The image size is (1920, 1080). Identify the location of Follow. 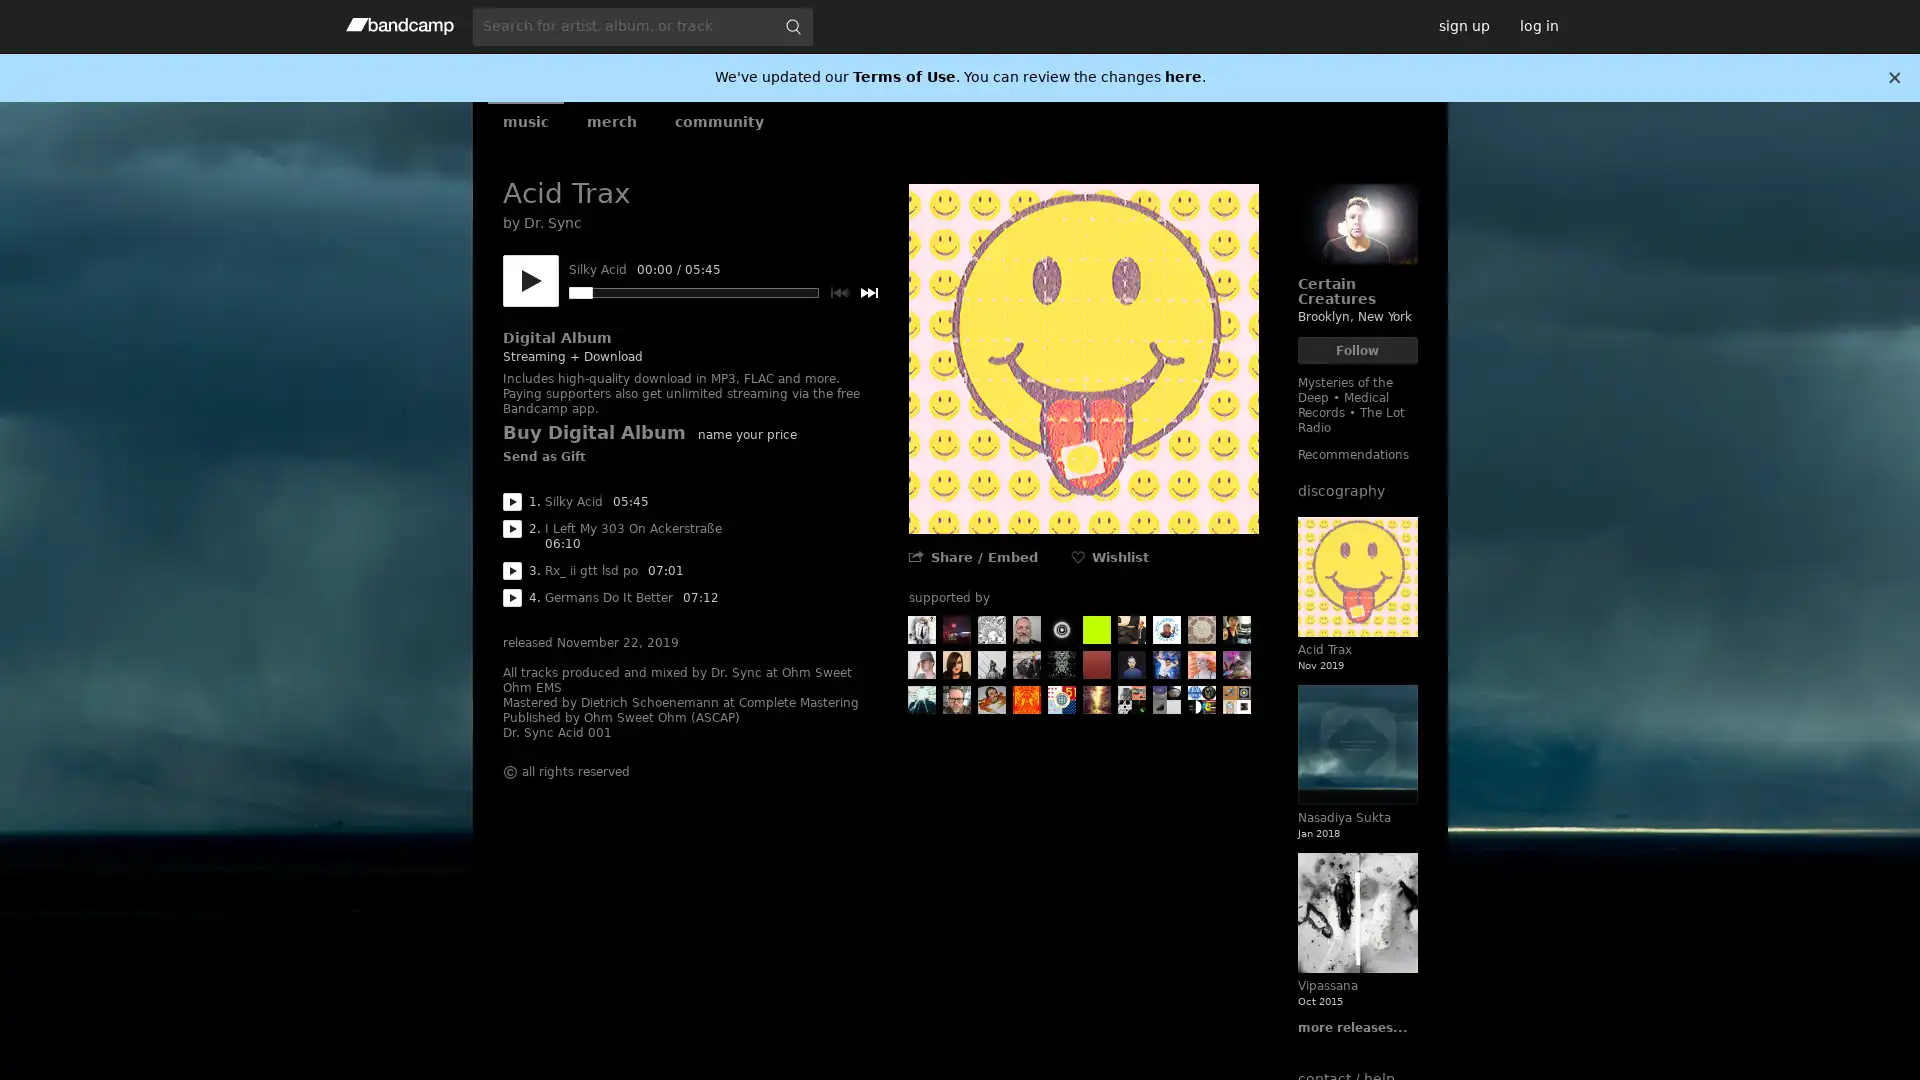
(1357, 349).